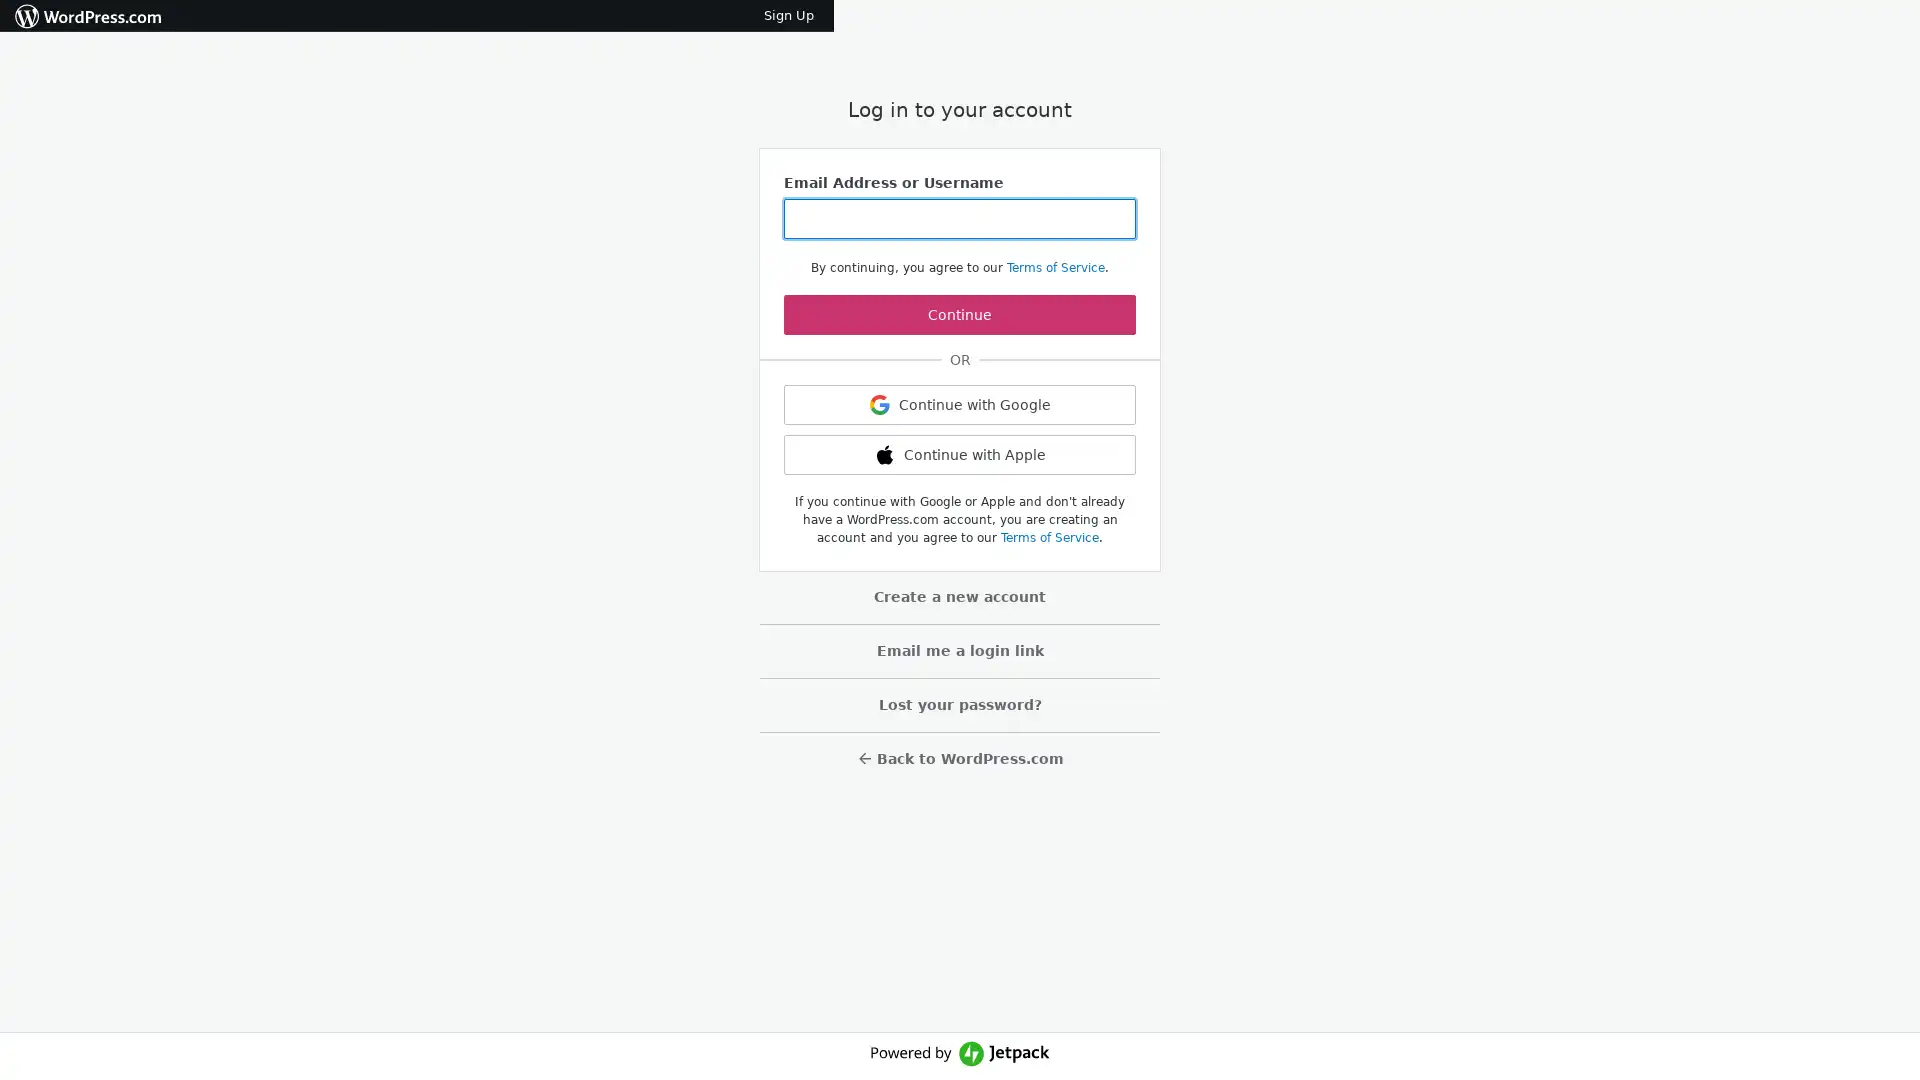  Describe the element at coordinates (960, 315) in the screenshot. I see `Continue` at that location.